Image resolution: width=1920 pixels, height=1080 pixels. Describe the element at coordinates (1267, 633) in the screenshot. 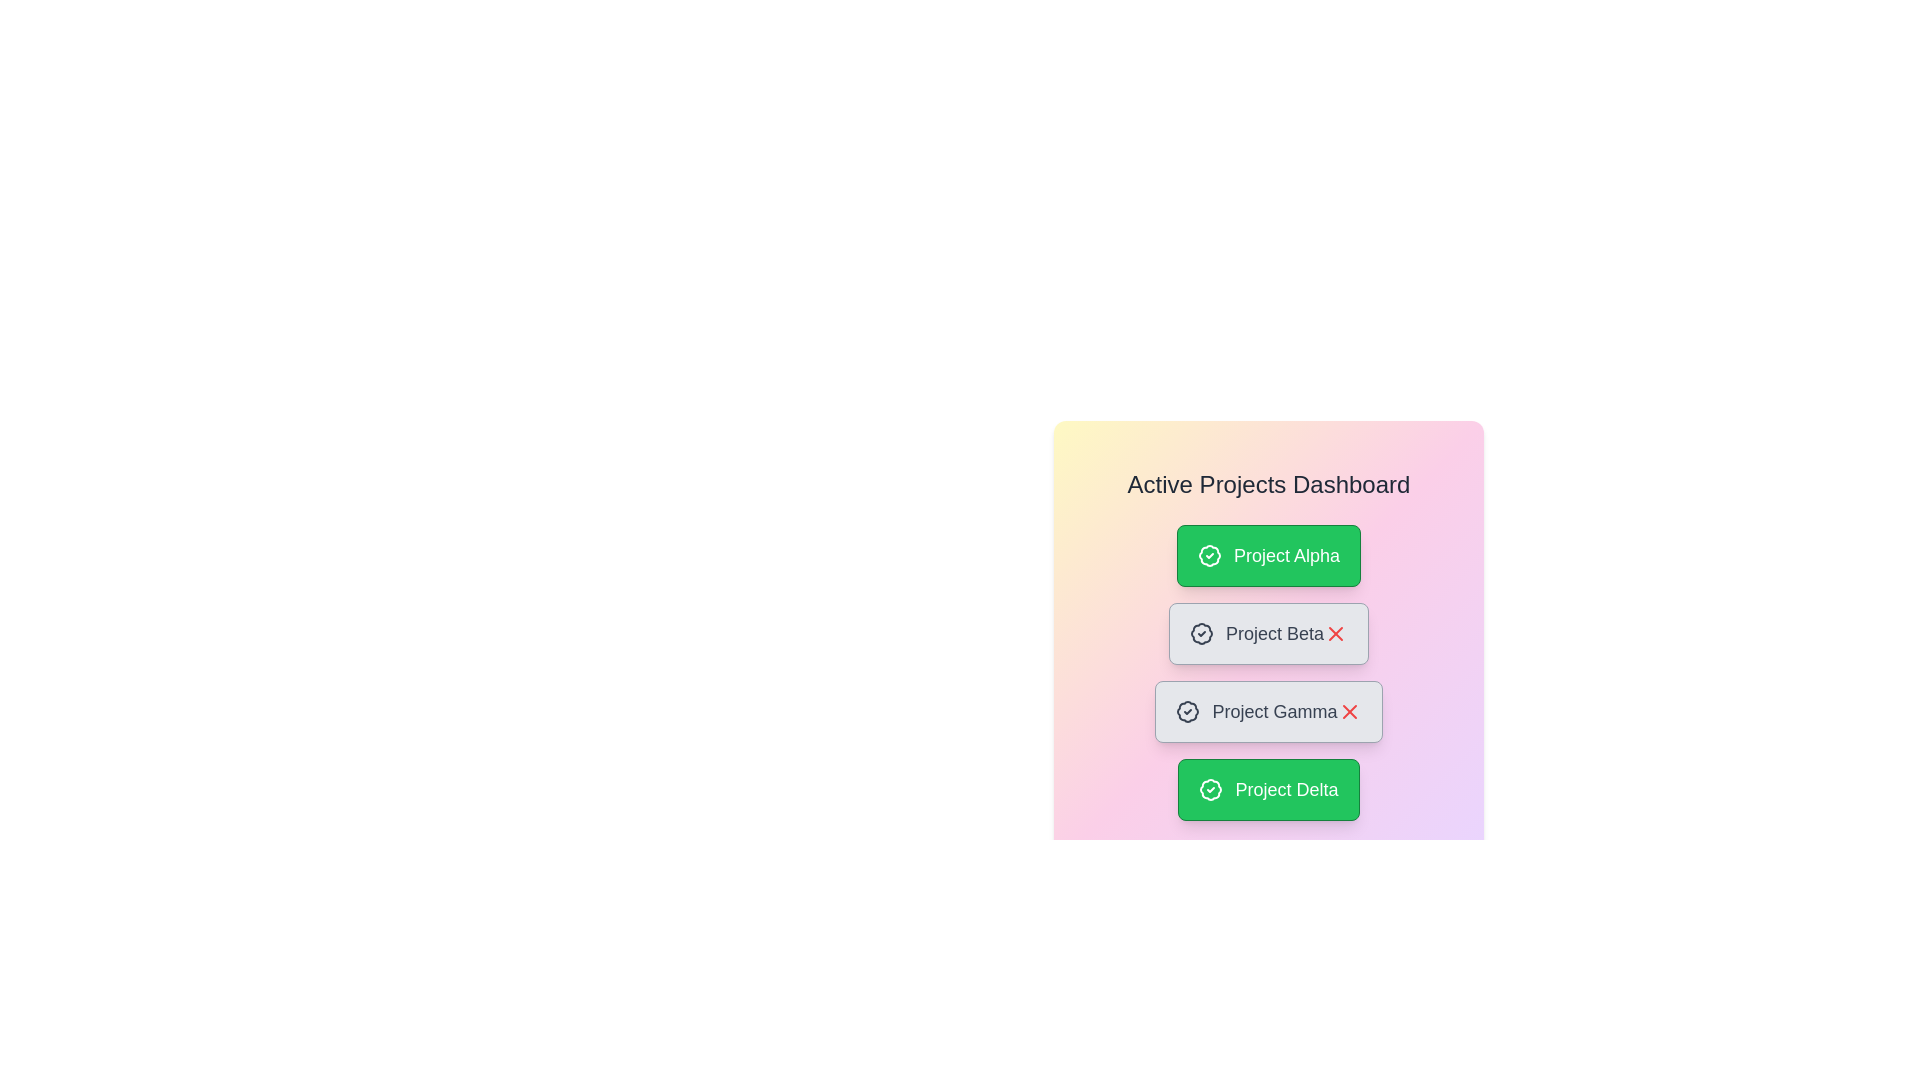

I see `the project card with label Project Beta` at that location.